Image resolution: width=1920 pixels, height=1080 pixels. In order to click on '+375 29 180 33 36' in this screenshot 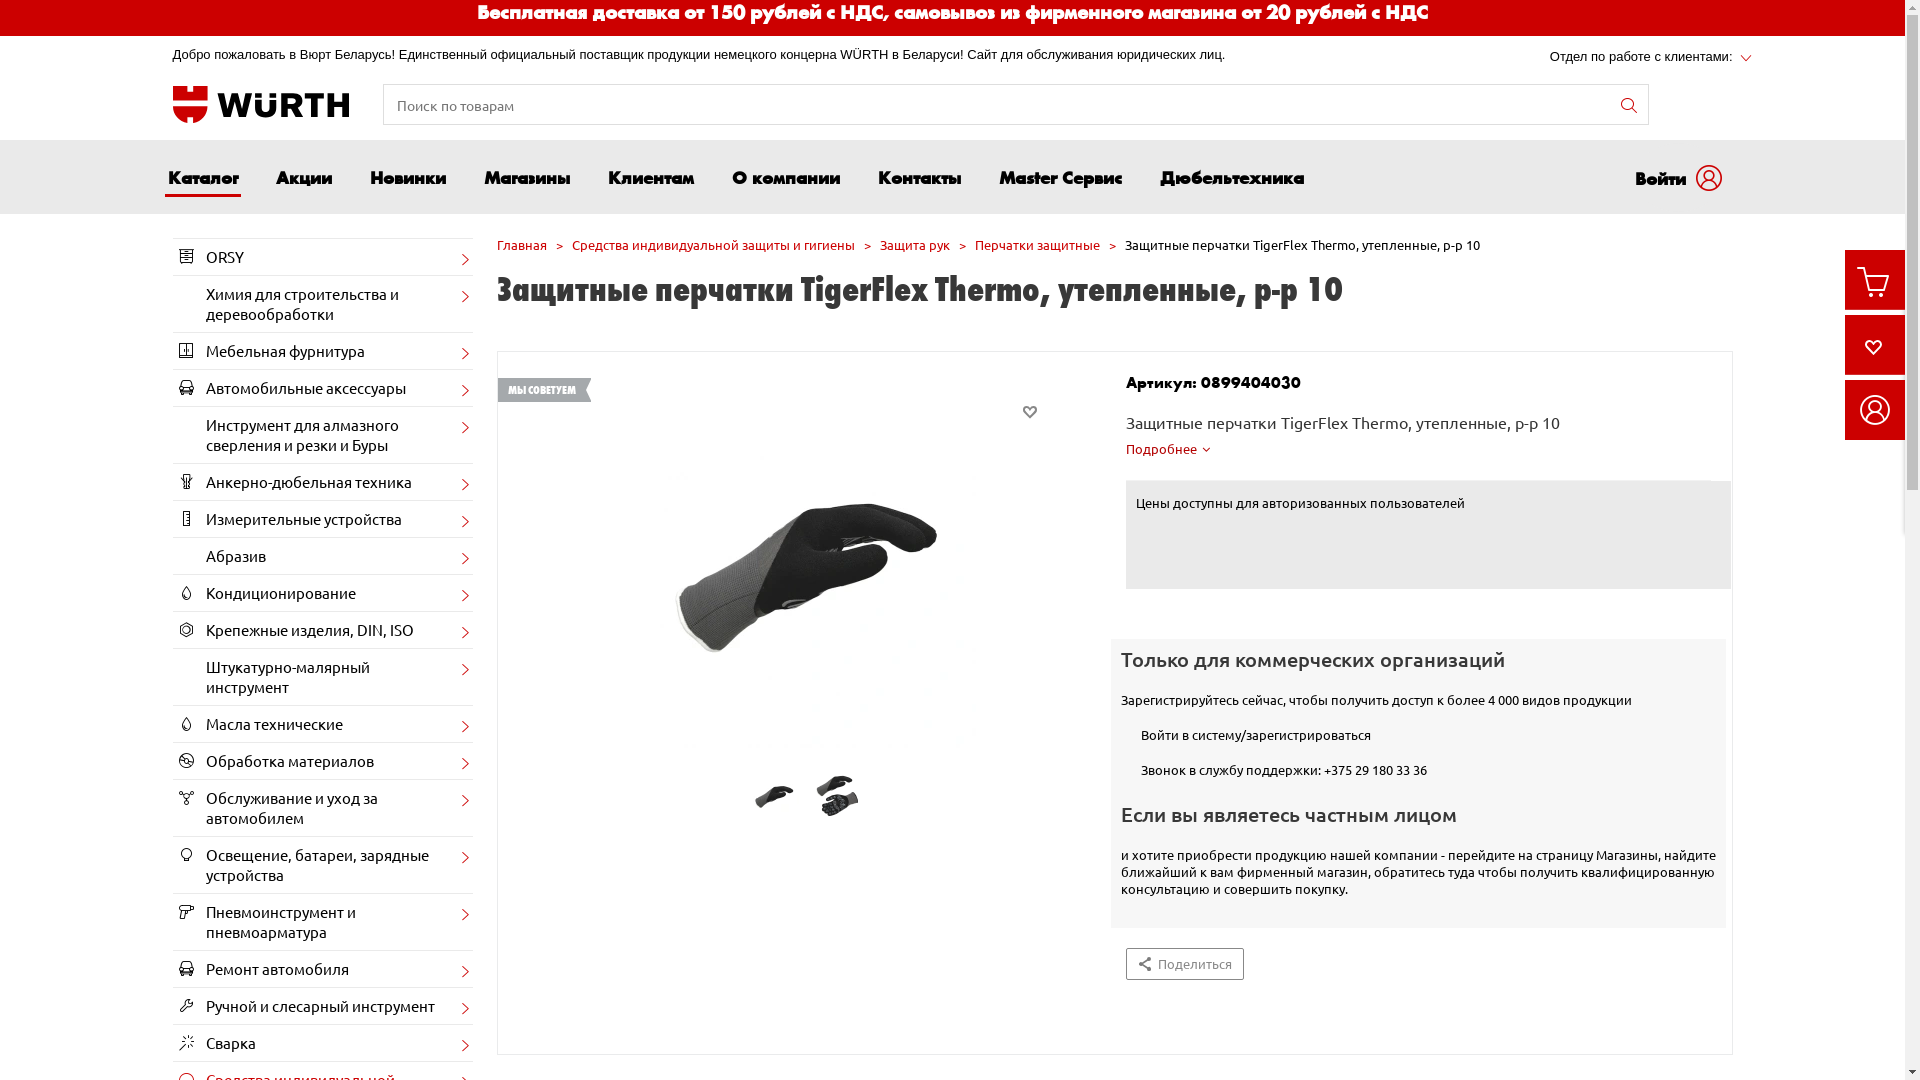, I will do `click(1374, 768)`.